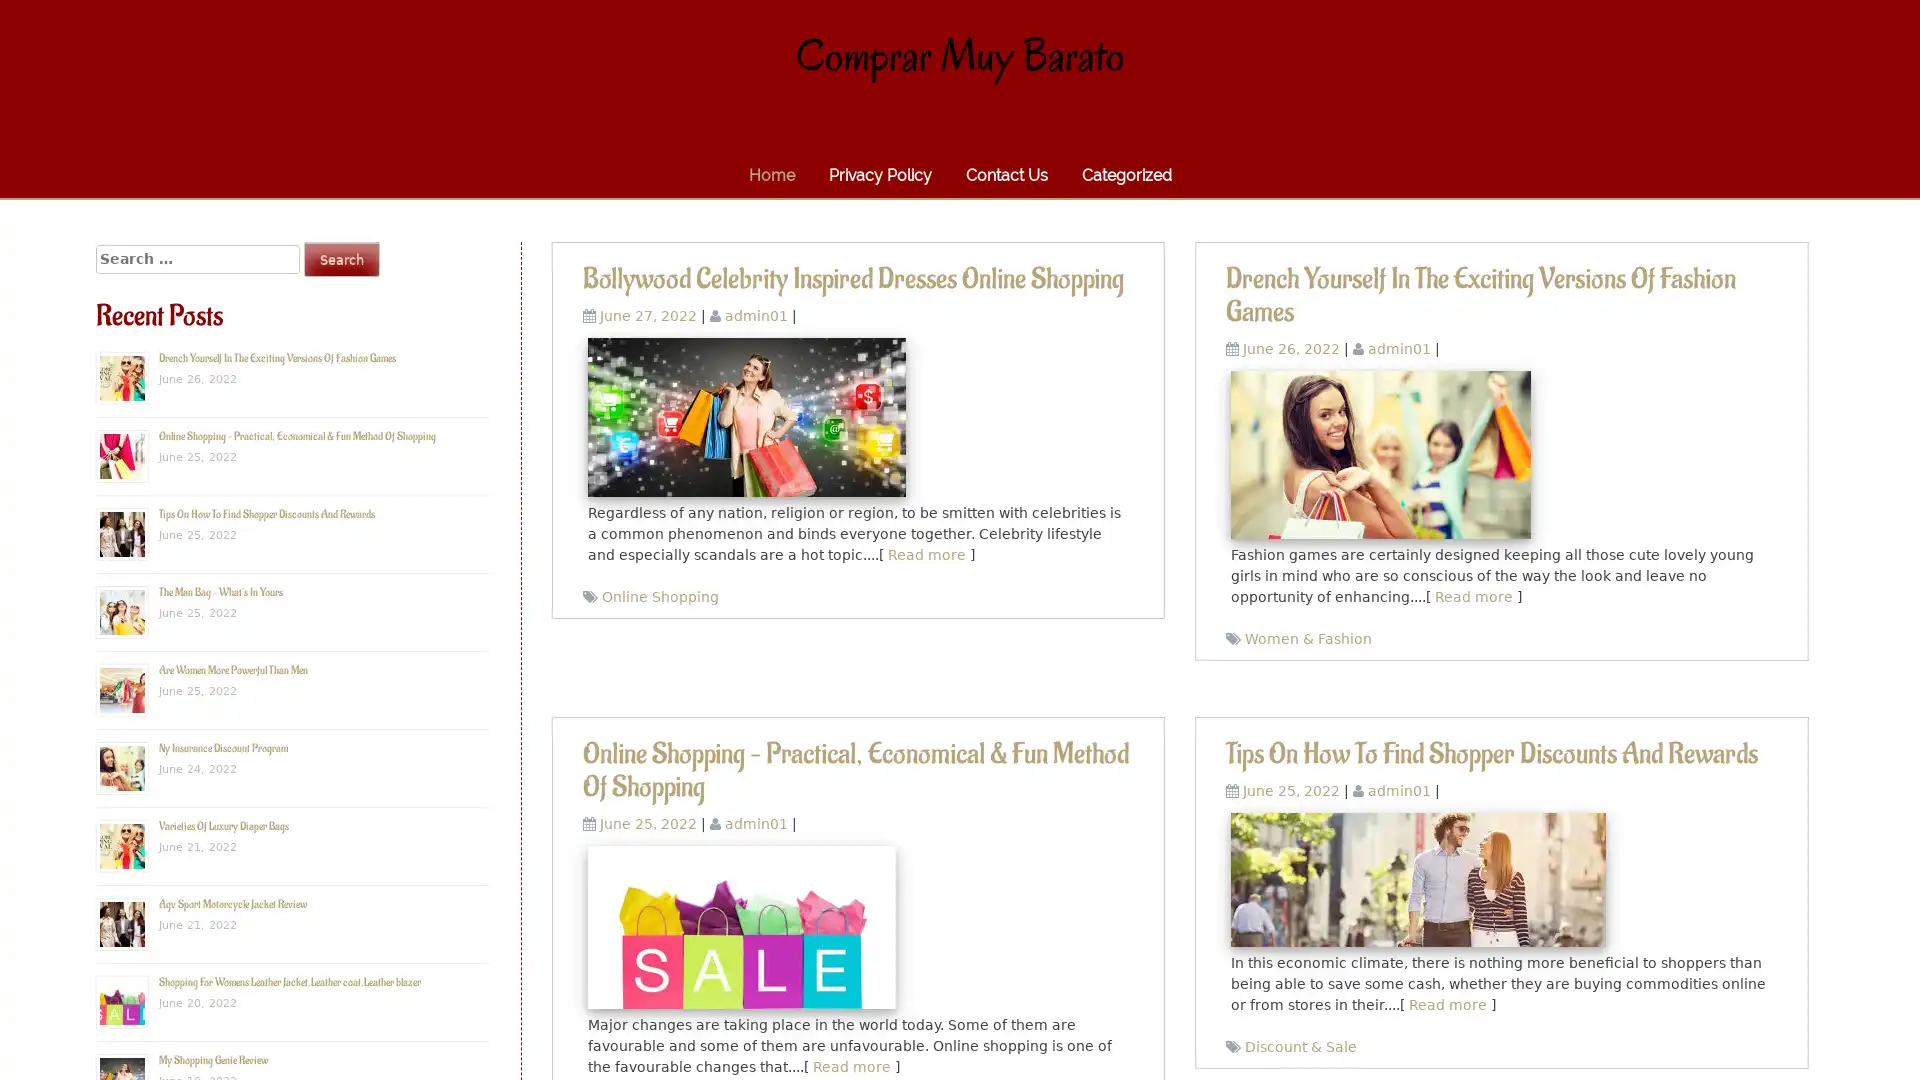  What do you see at coordinates (341, 258) in the screenshot?
I see `Search` at bounding box center [341, 258].